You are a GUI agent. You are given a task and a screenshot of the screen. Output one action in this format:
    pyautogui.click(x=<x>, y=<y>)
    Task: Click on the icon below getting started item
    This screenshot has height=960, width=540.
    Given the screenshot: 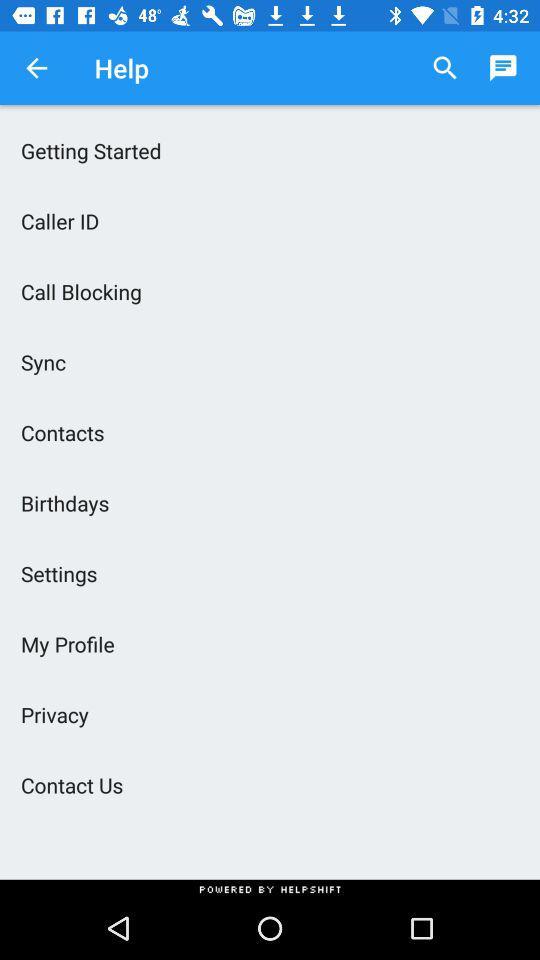 What is the action you would take?
    pyautogui.click(x=270, y=221)
    